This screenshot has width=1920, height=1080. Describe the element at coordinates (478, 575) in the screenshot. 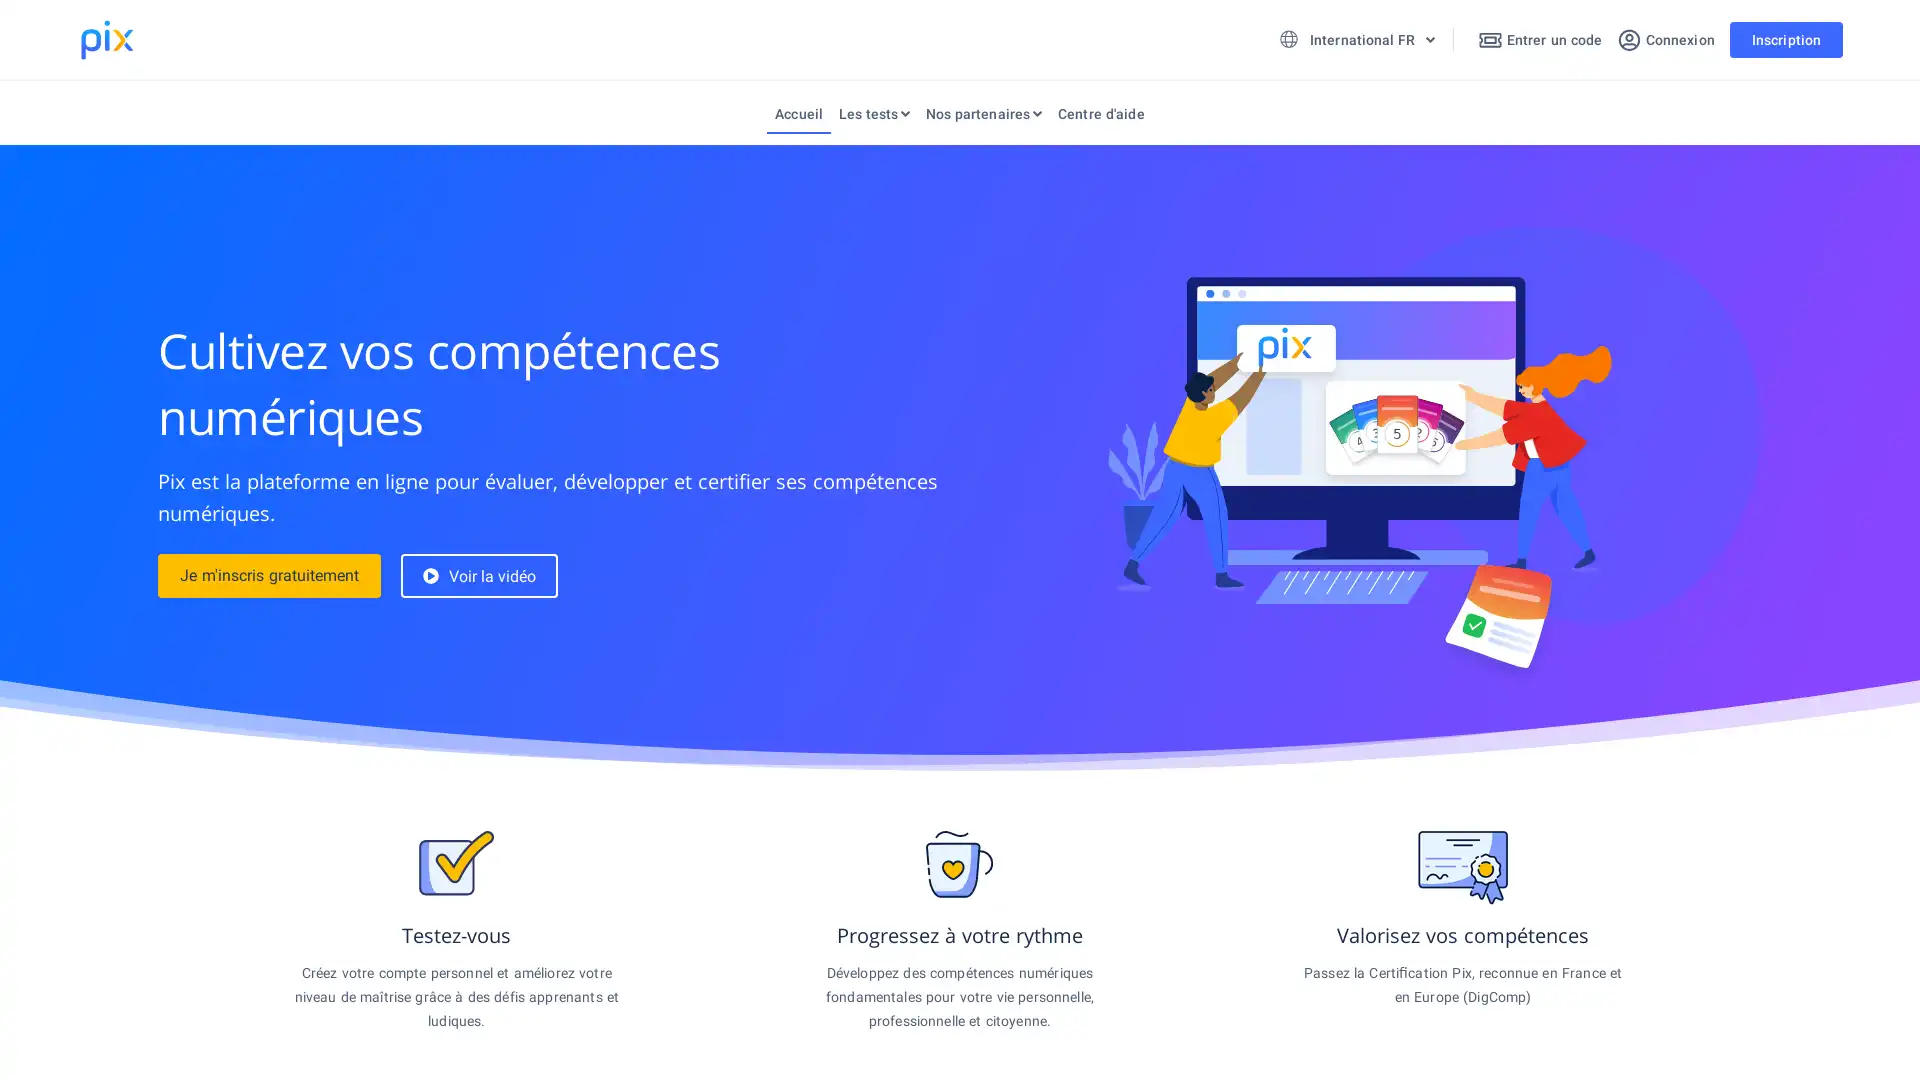

I see `Voir la video` at that location.